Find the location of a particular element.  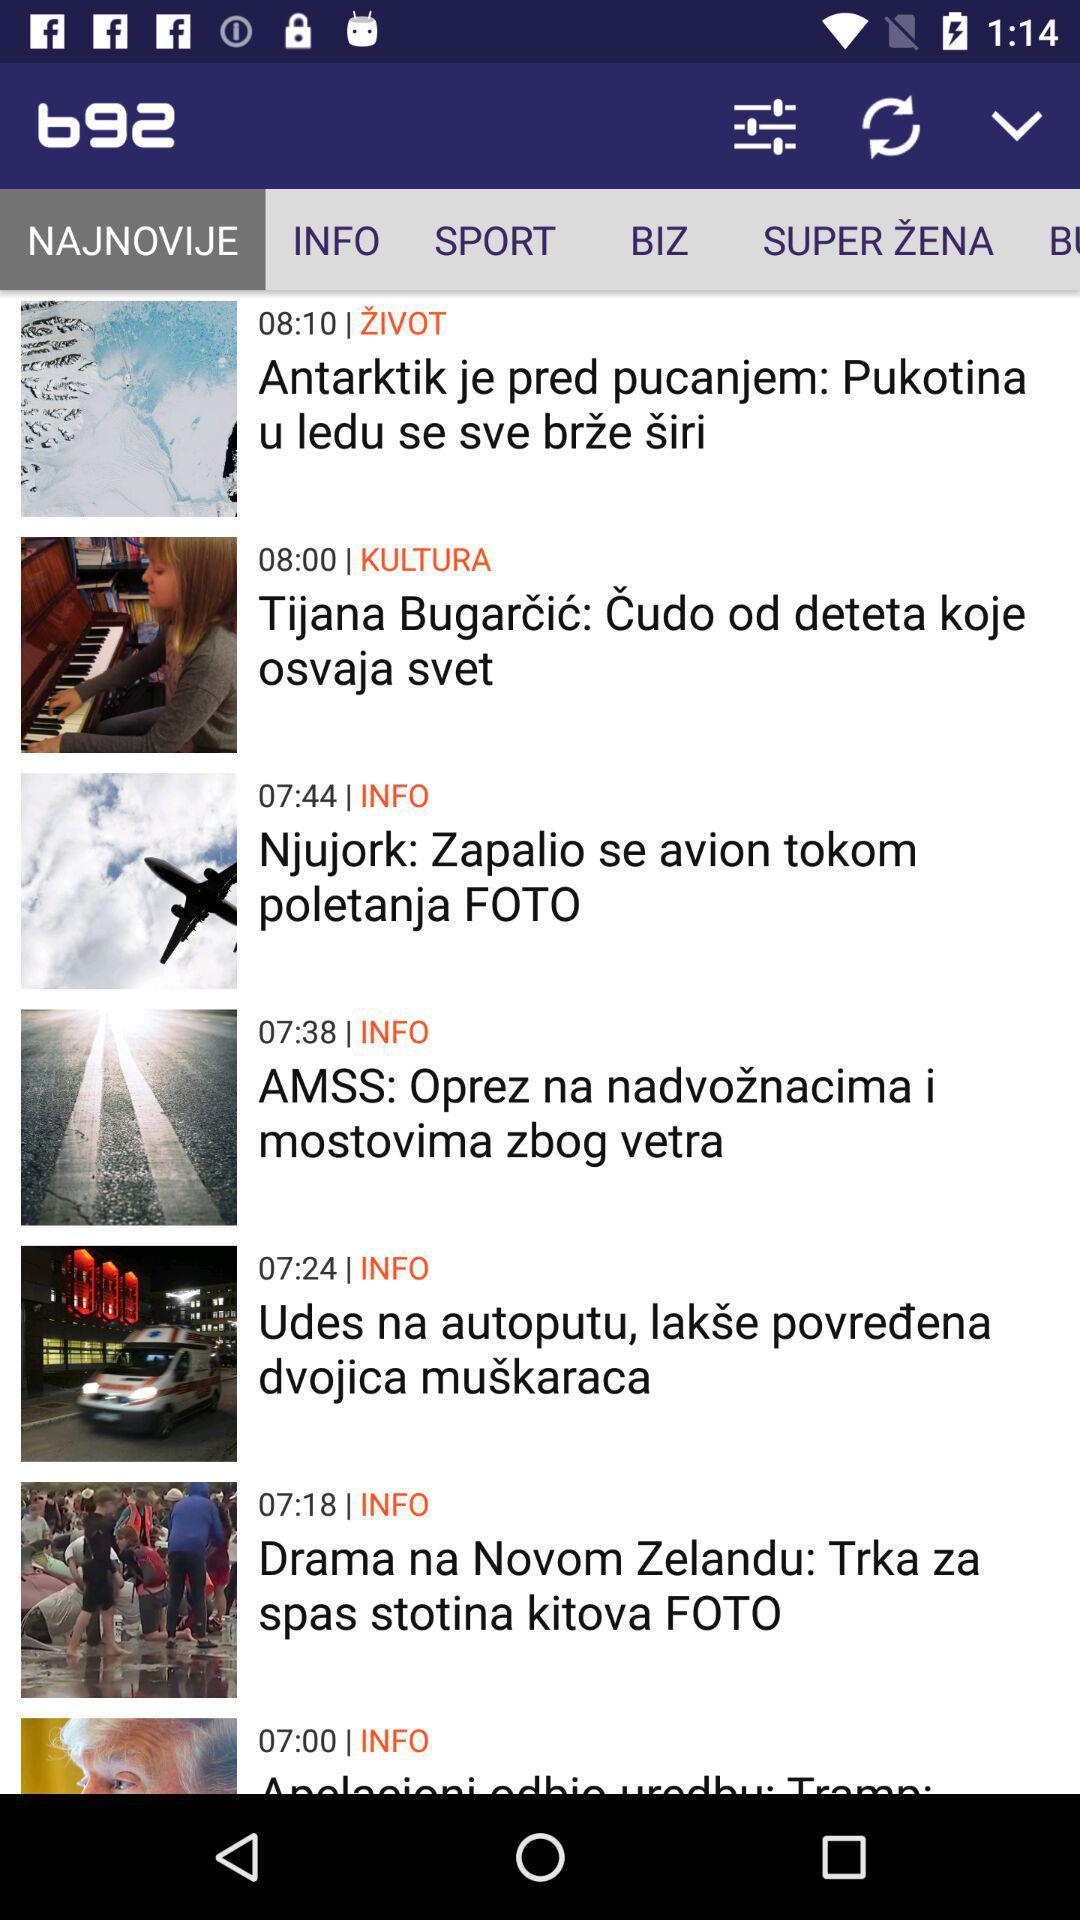

the   biz is located at coordinates (659, 239).